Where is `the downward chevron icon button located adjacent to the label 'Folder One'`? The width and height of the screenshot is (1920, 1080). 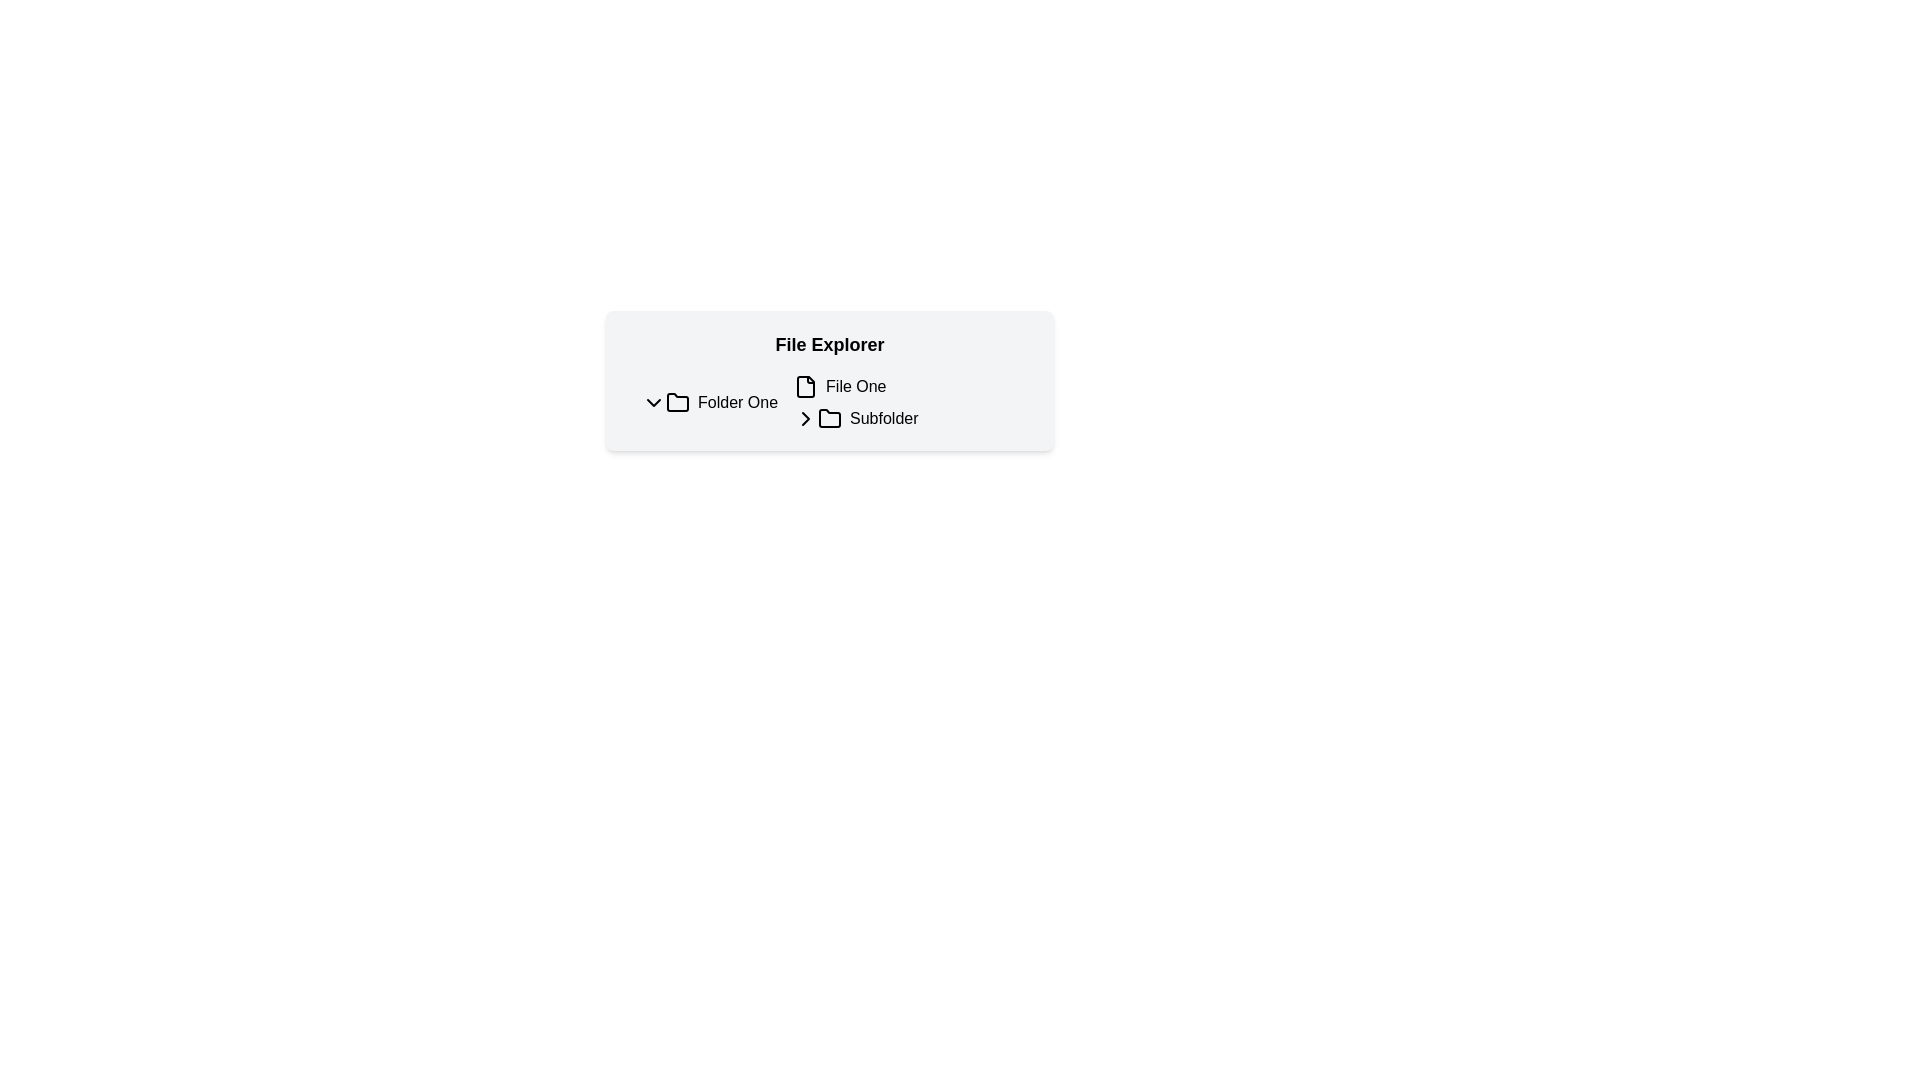
the downward chevron icon button located adjacent to the label 'Folder One' is located at coordinates (653, 402).